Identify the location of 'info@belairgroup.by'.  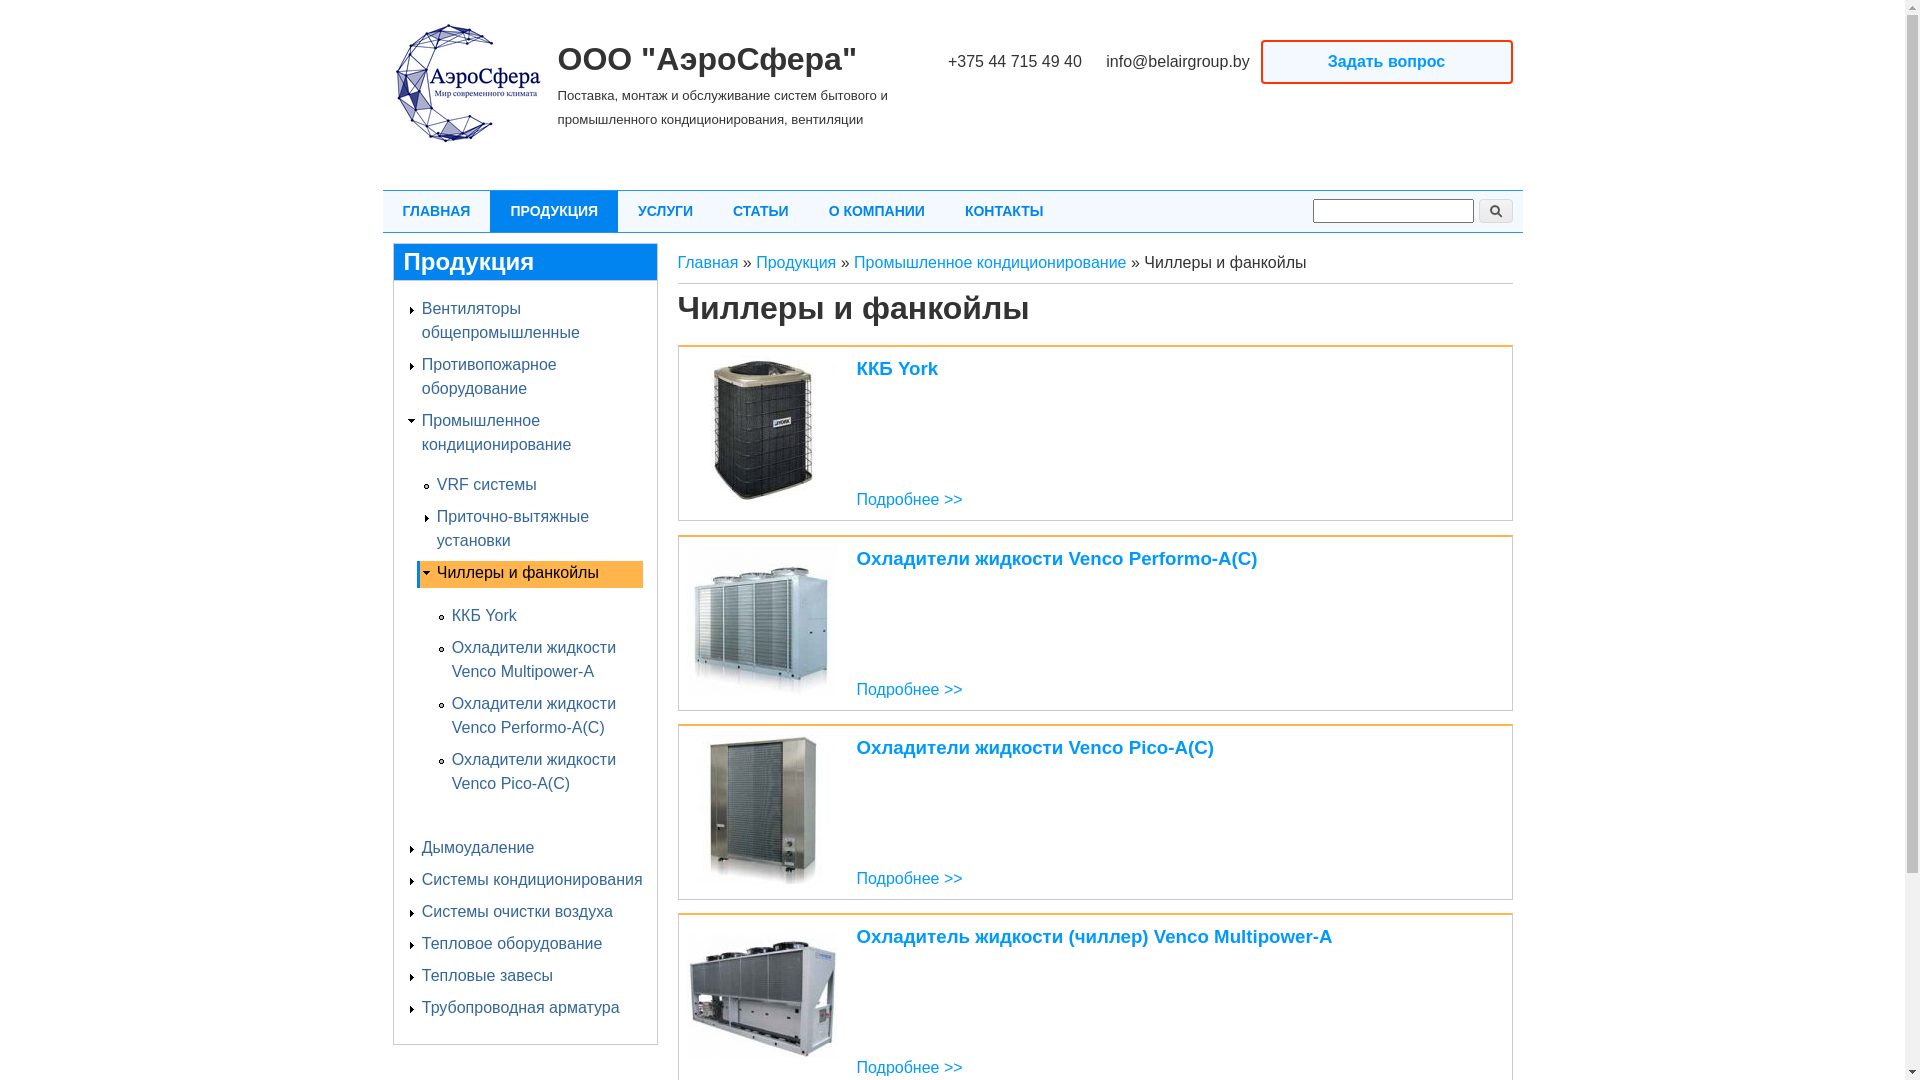
(1177, 60).